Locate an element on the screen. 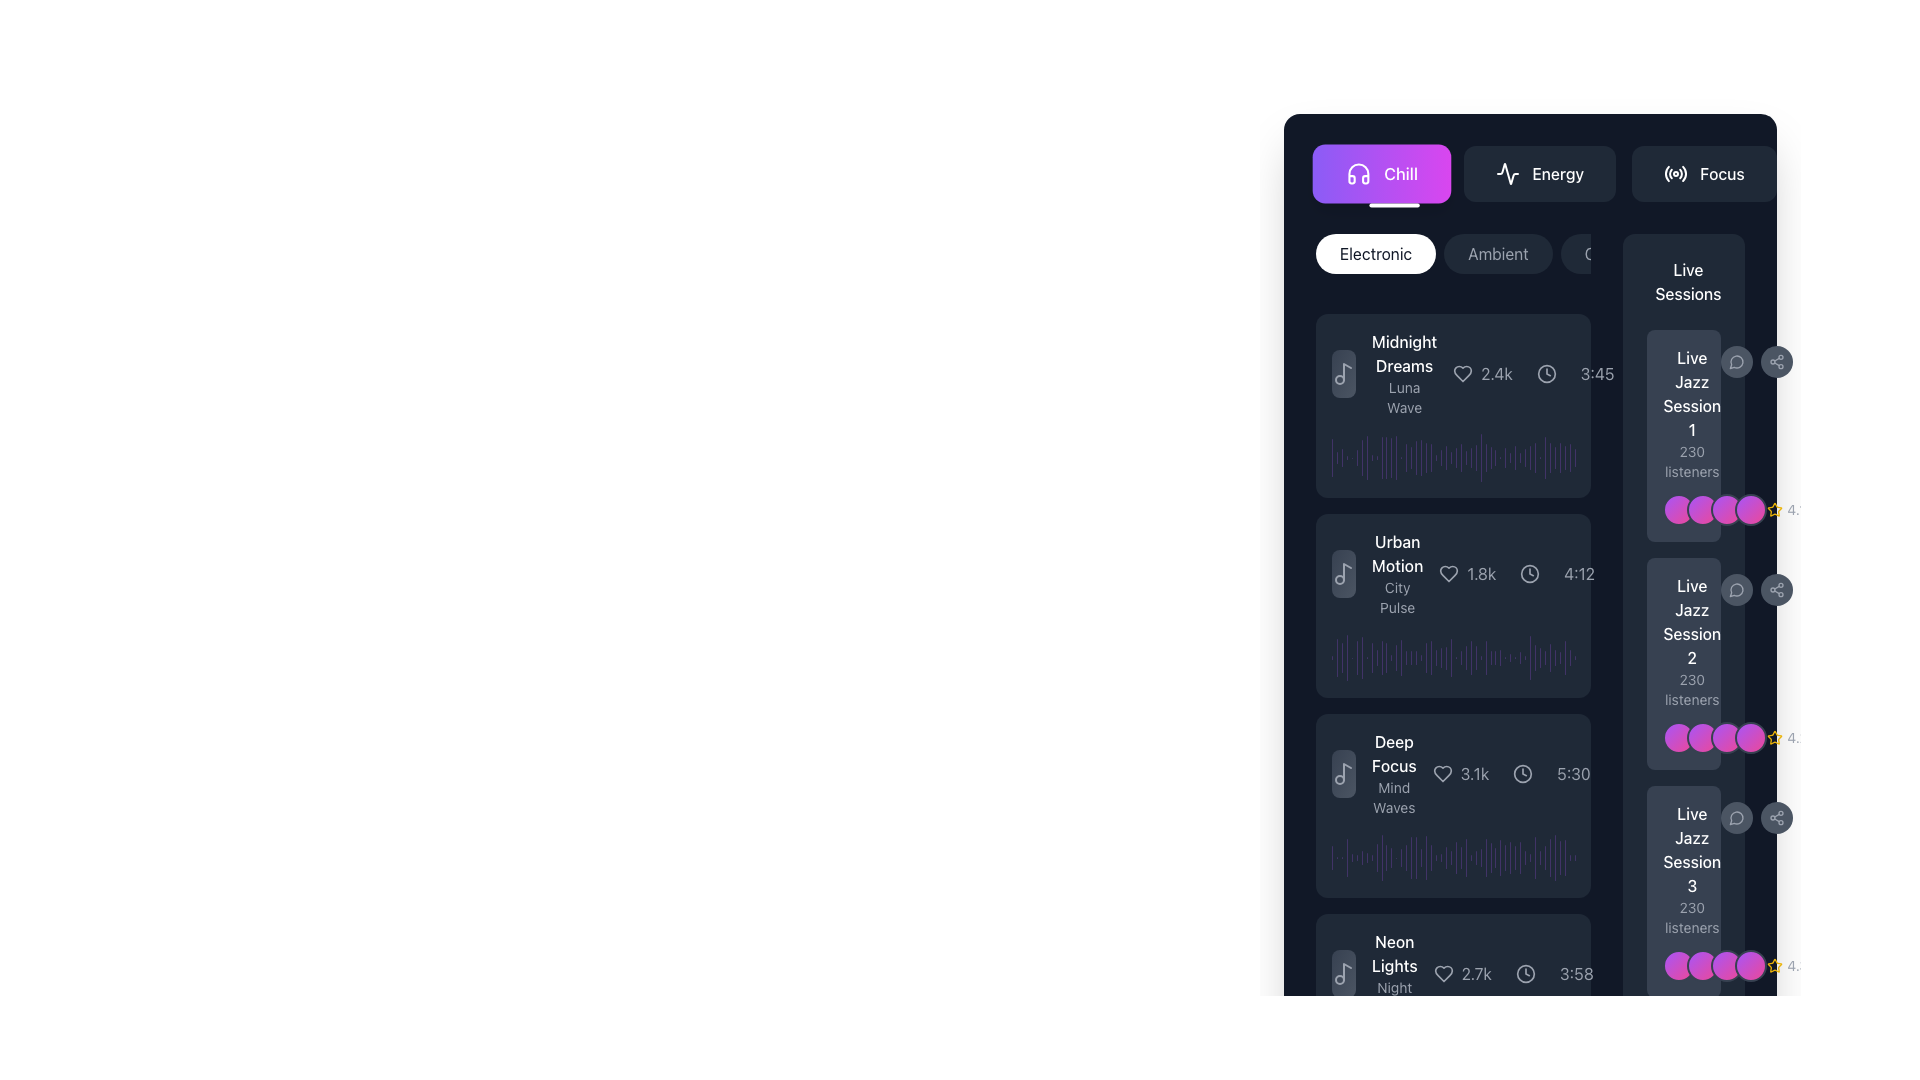  the clock icon (SVG Circle with Center Dot) that indicates the duration or start time of the music track, located to the right of the track's title and metadata is located at coordinates (1529, 574).